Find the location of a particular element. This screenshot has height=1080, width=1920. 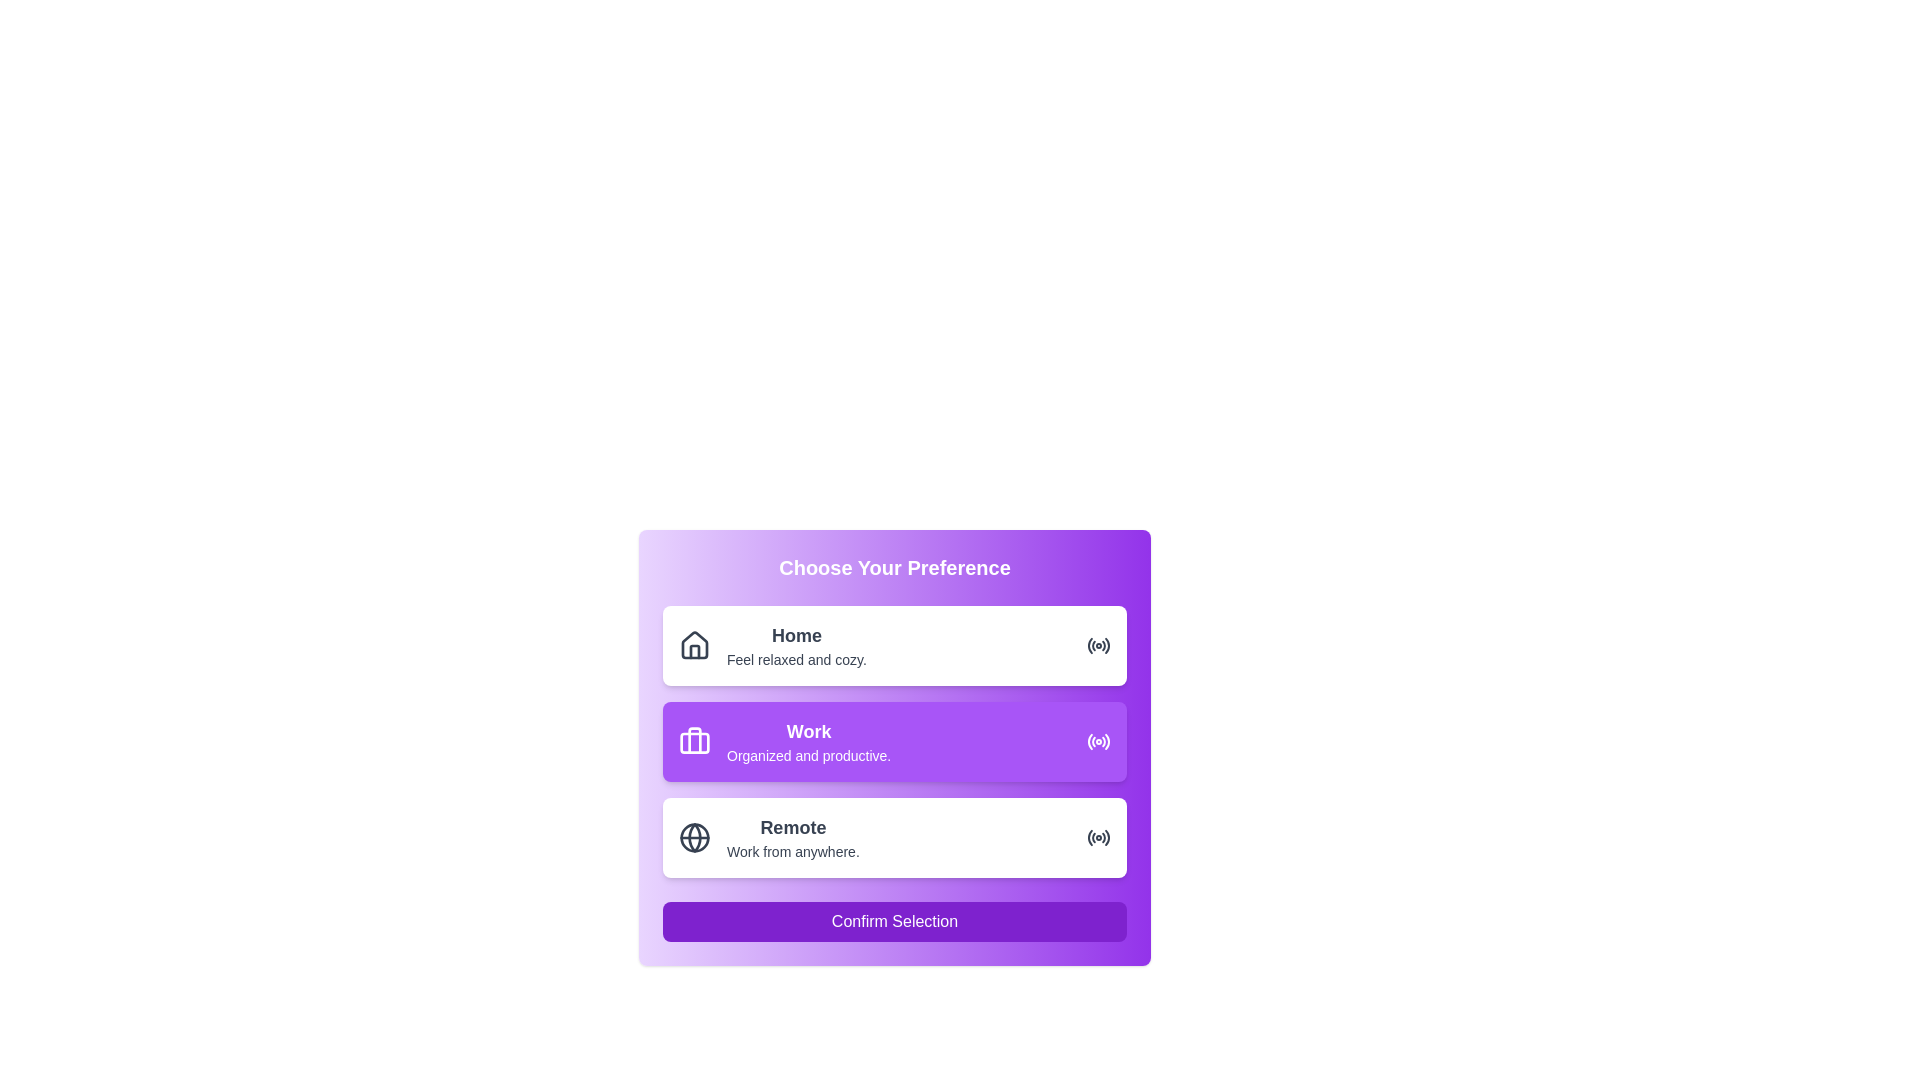

the second selectable option within the 'Choose Your Preference' interface is located at coordinates (893, 741).